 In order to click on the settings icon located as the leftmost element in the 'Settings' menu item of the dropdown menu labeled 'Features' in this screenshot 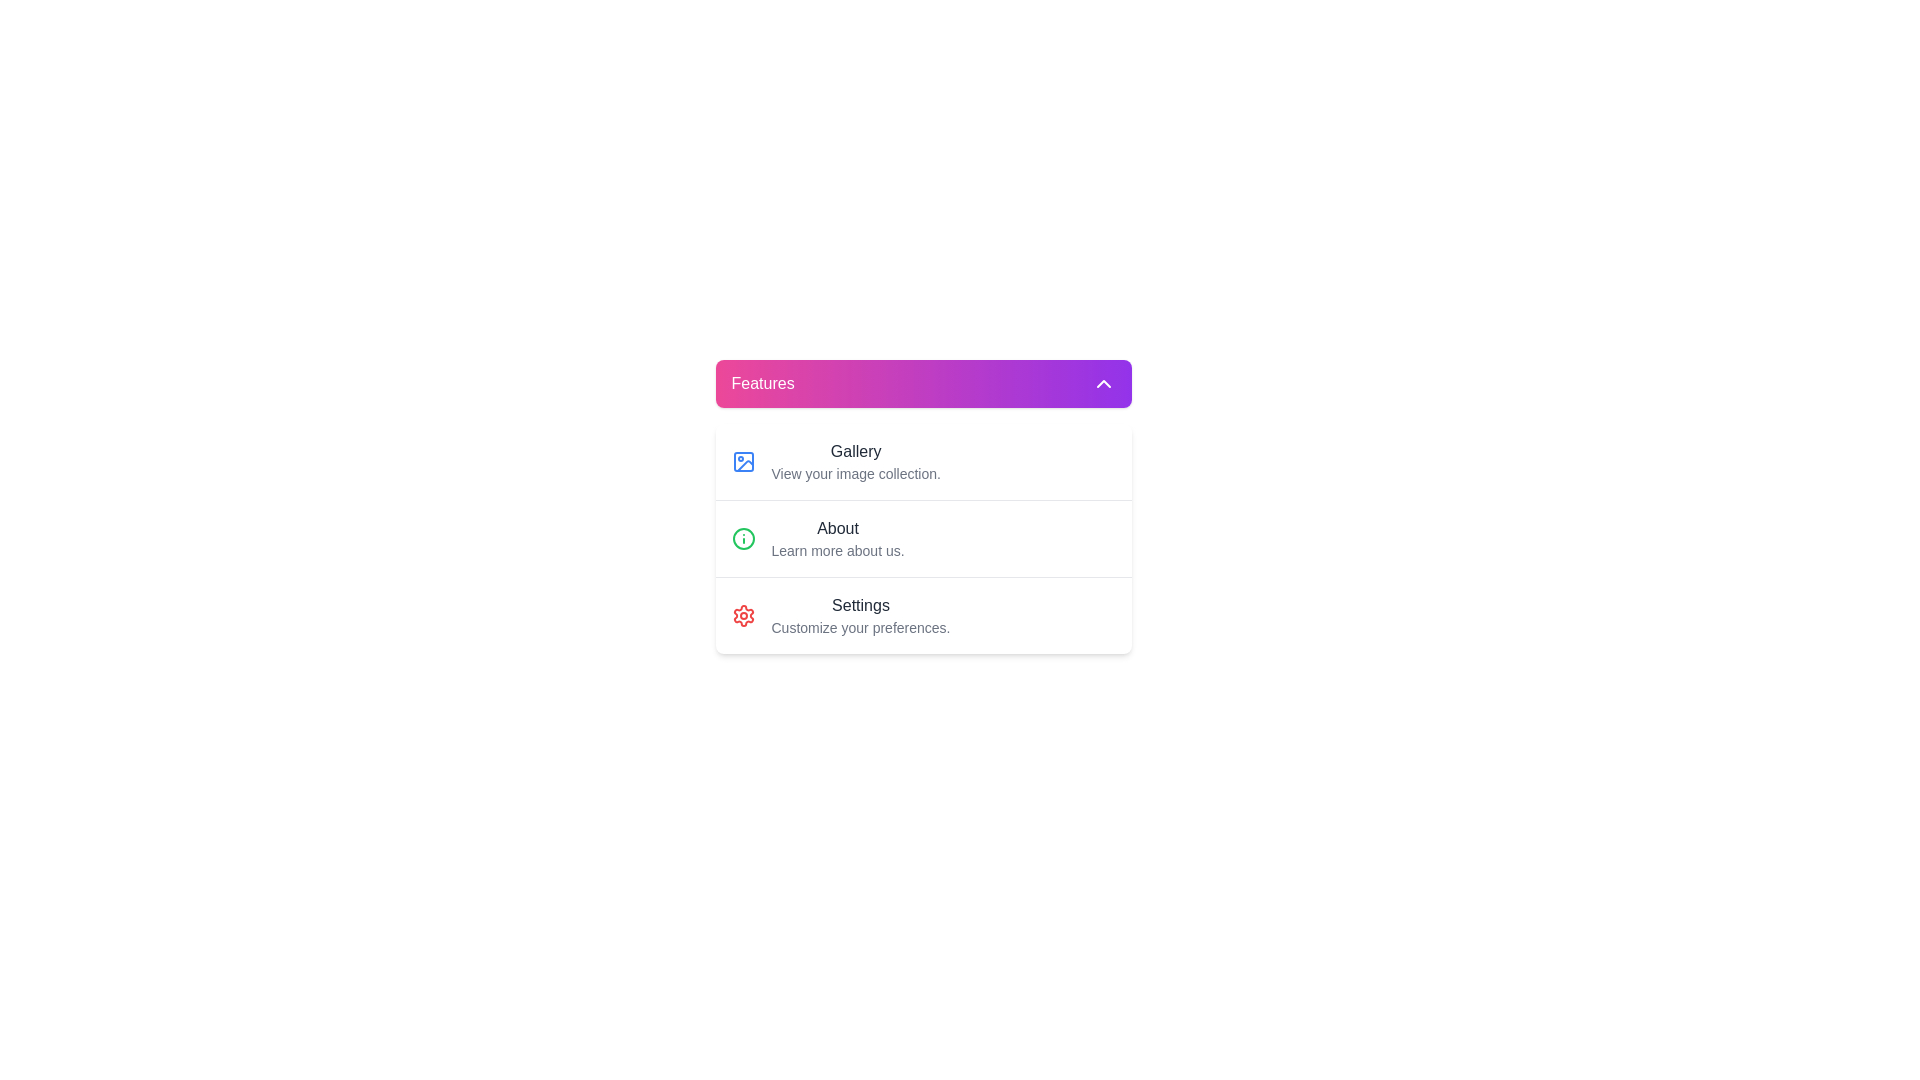, I will do `click(742, 615)`.